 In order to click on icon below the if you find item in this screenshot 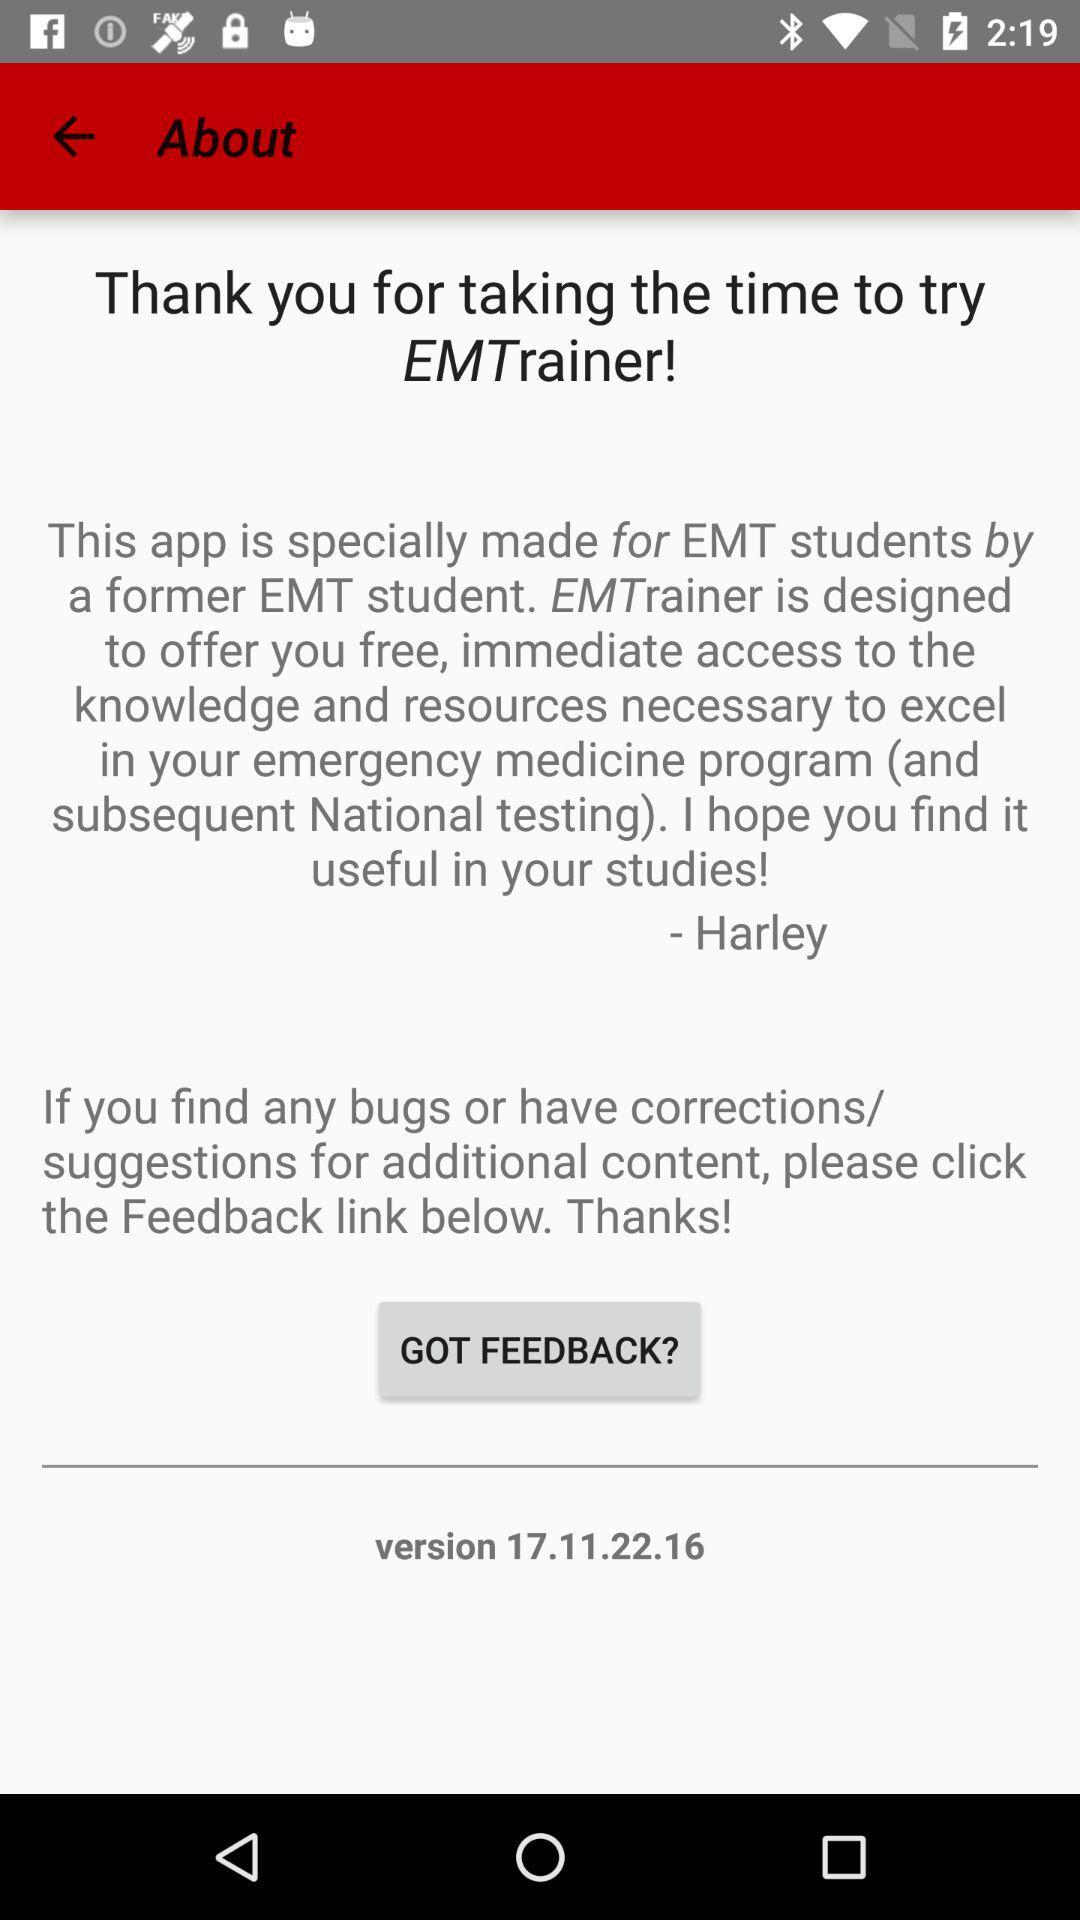, I will do `click(538, 1349)`.